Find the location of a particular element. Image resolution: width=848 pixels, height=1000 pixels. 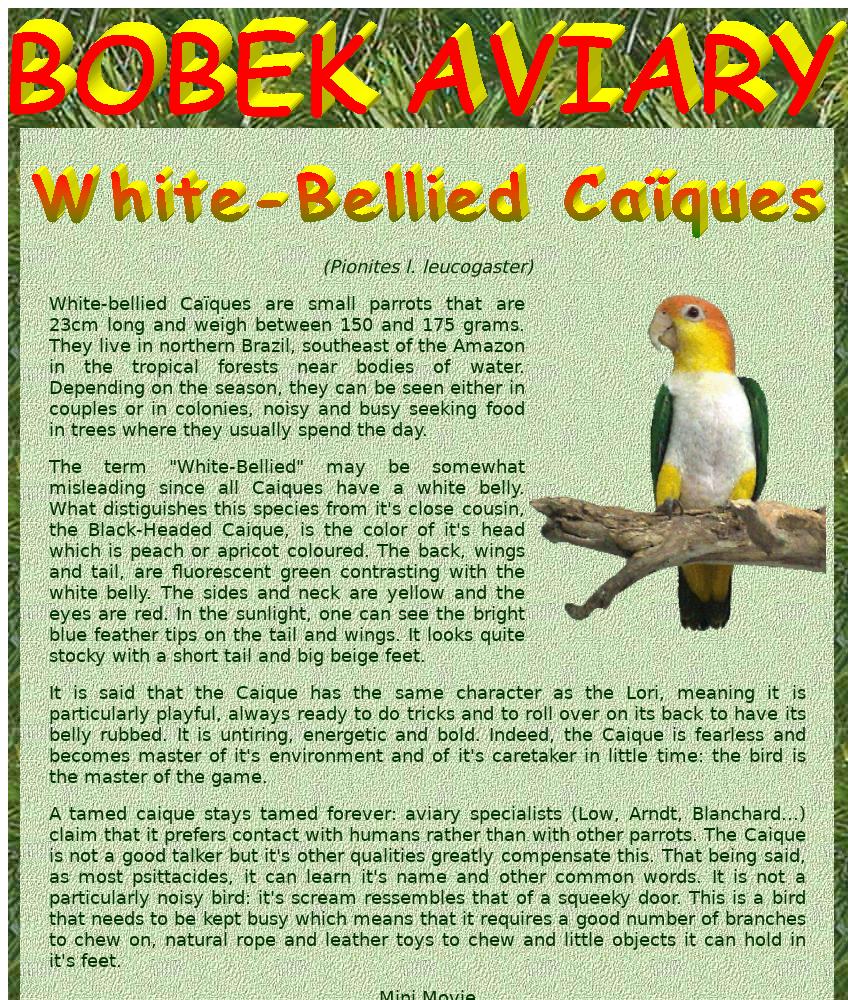

'from it's close cousin, the' is located at coordinates (46, 519).